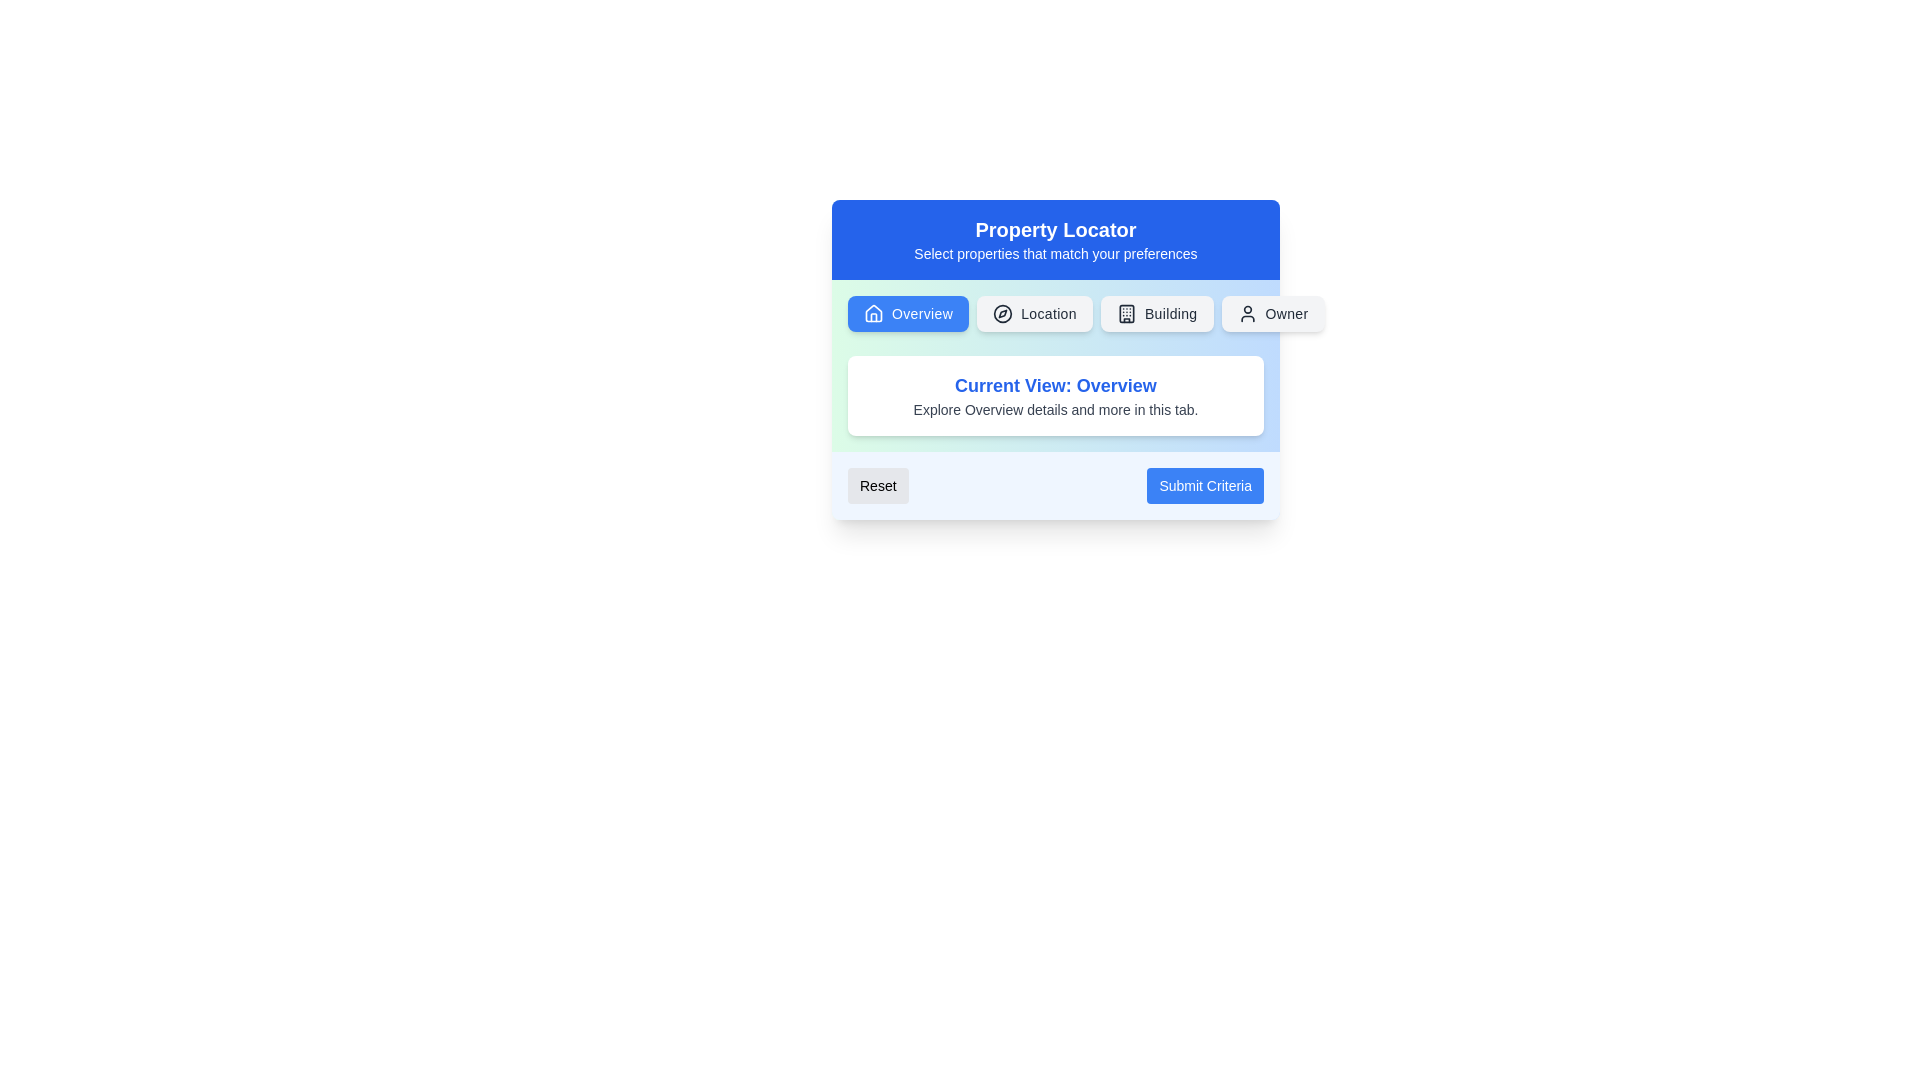 This screenshot has width=1920, height=1080. What do you see at coordinates (1035, 313) in the screenshot?
I see `the 'Location' button in the navigation bar below the 'Property Locator' header` at bounding box center [1035, 313].